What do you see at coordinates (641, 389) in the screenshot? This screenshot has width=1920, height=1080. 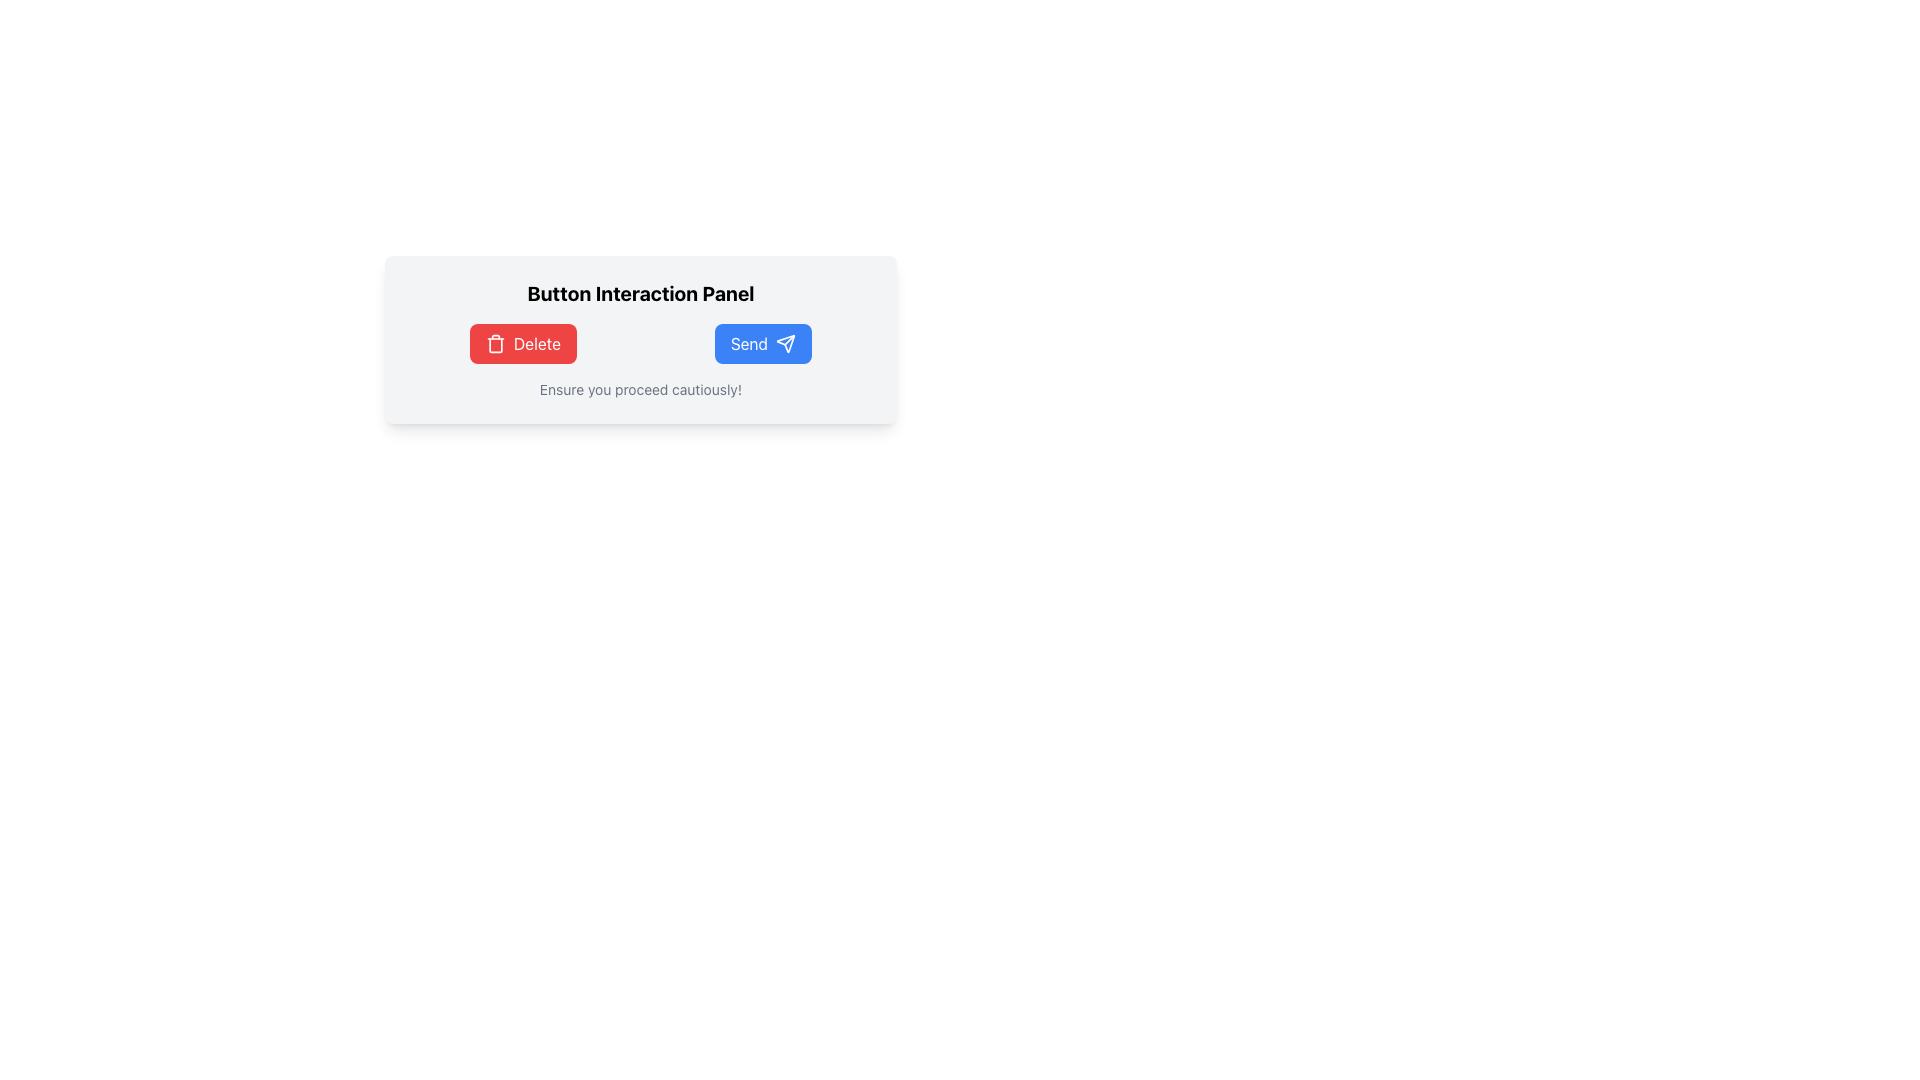 I see `the text label displaying 'Ensure you proceed cautiously!' which is located under the 'Delete' and 'Send' buttons in the 'Button Interaction Panel'` at bounding box center [641, 389].